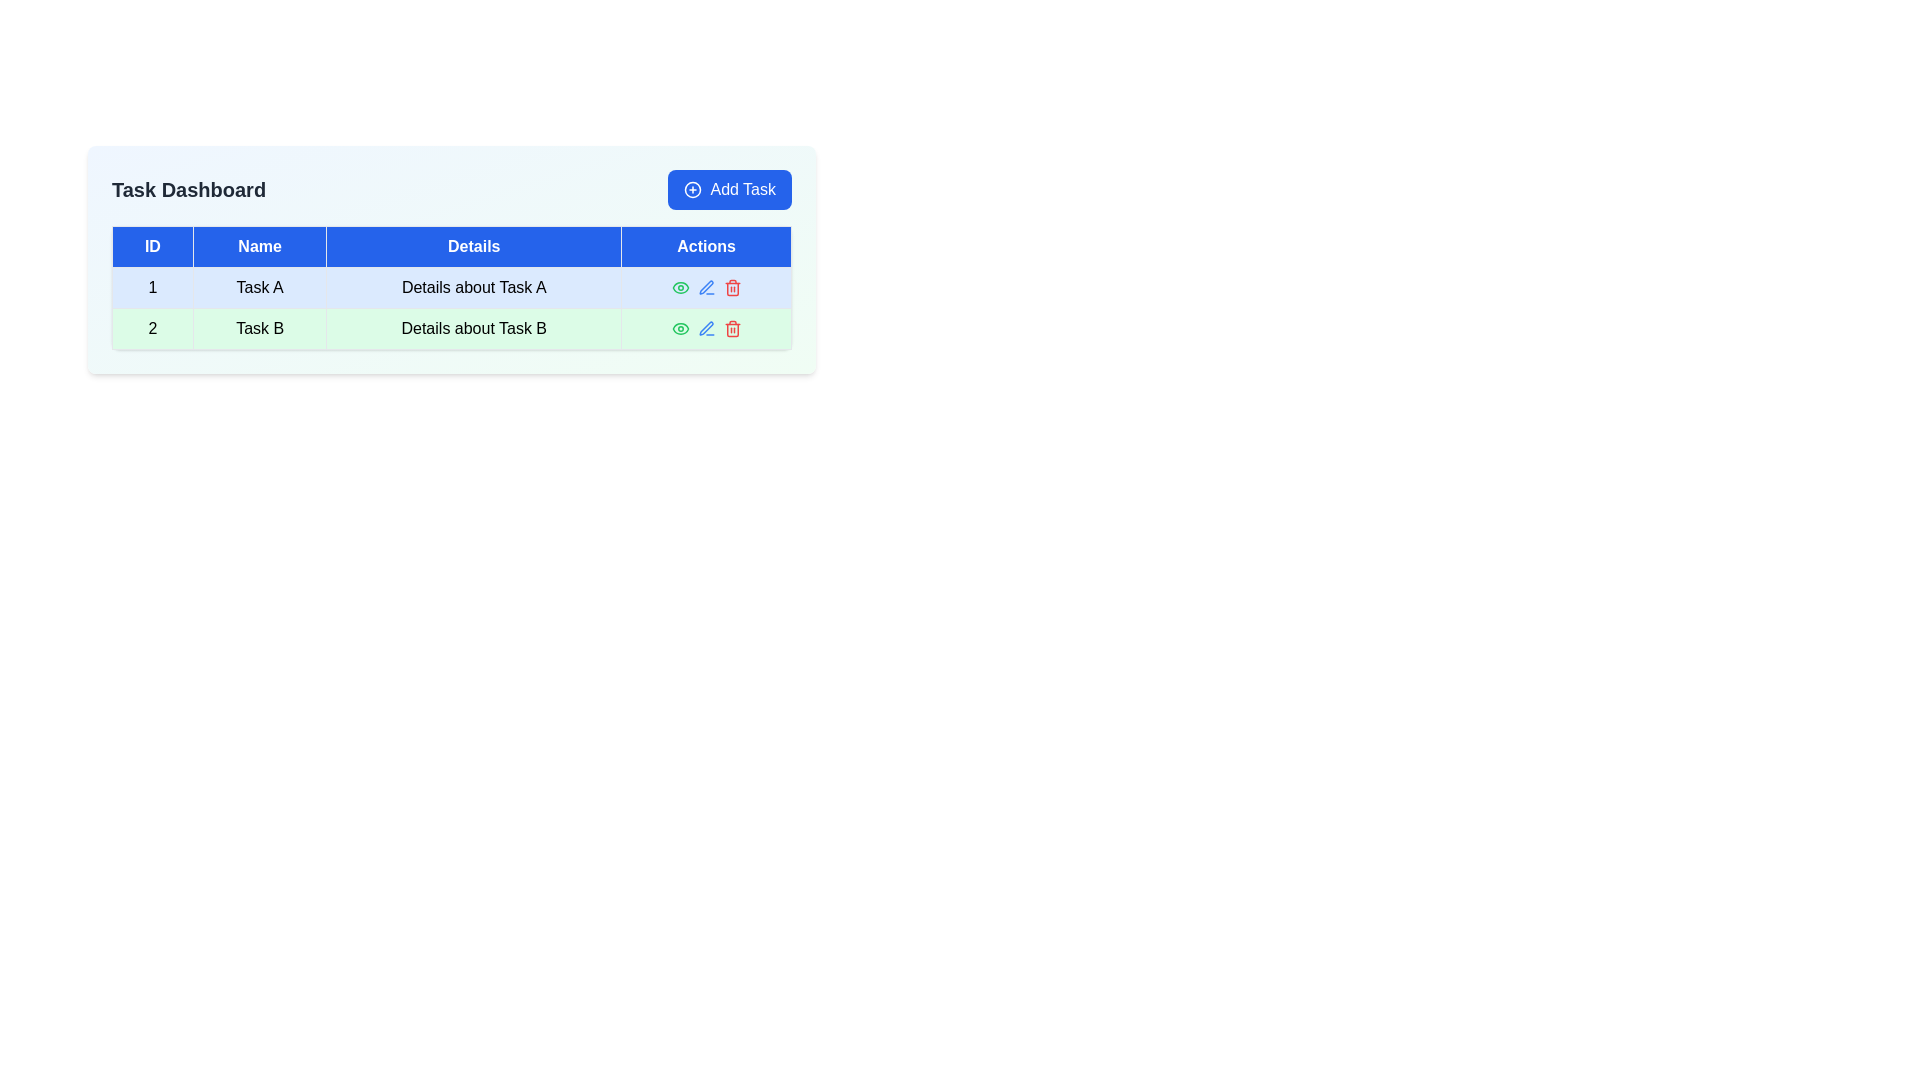  I want to click on the edit icon in the 'Actions' column of the second row of the table to initiate the edit action, so click(706, 327).